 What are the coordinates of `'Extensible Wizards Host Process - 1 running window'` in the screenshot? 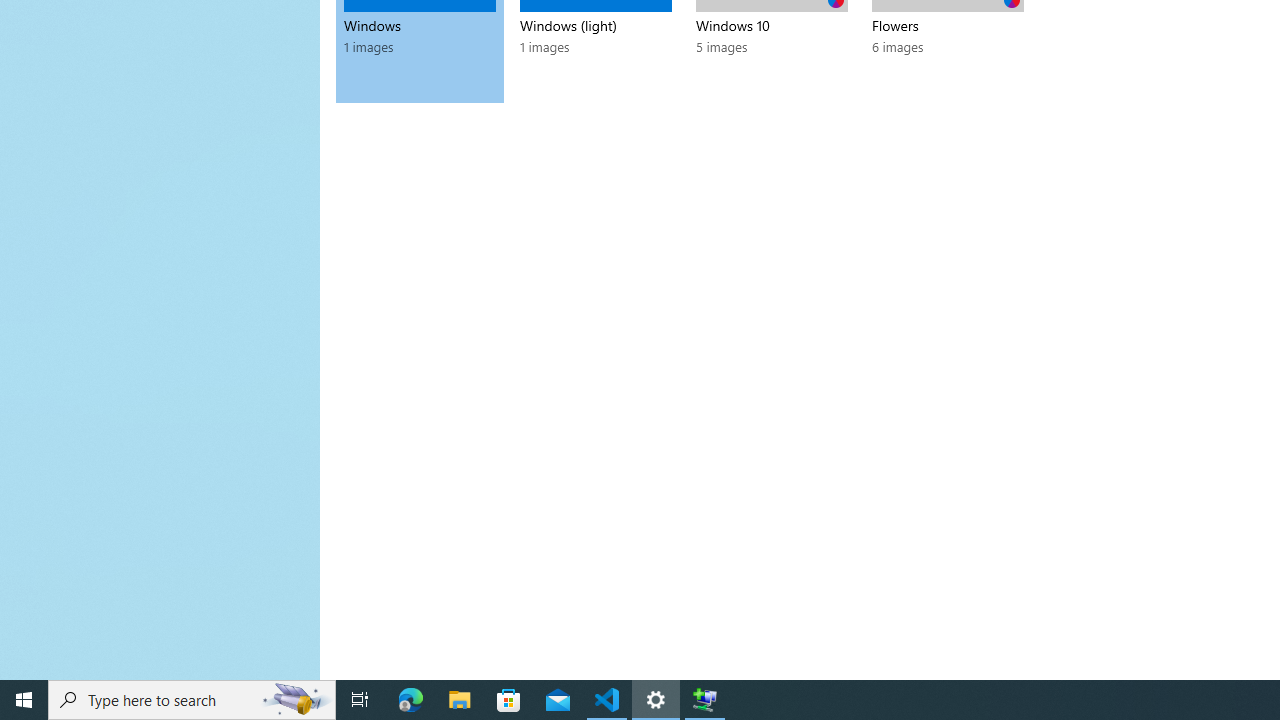 It's located at (705, 698).